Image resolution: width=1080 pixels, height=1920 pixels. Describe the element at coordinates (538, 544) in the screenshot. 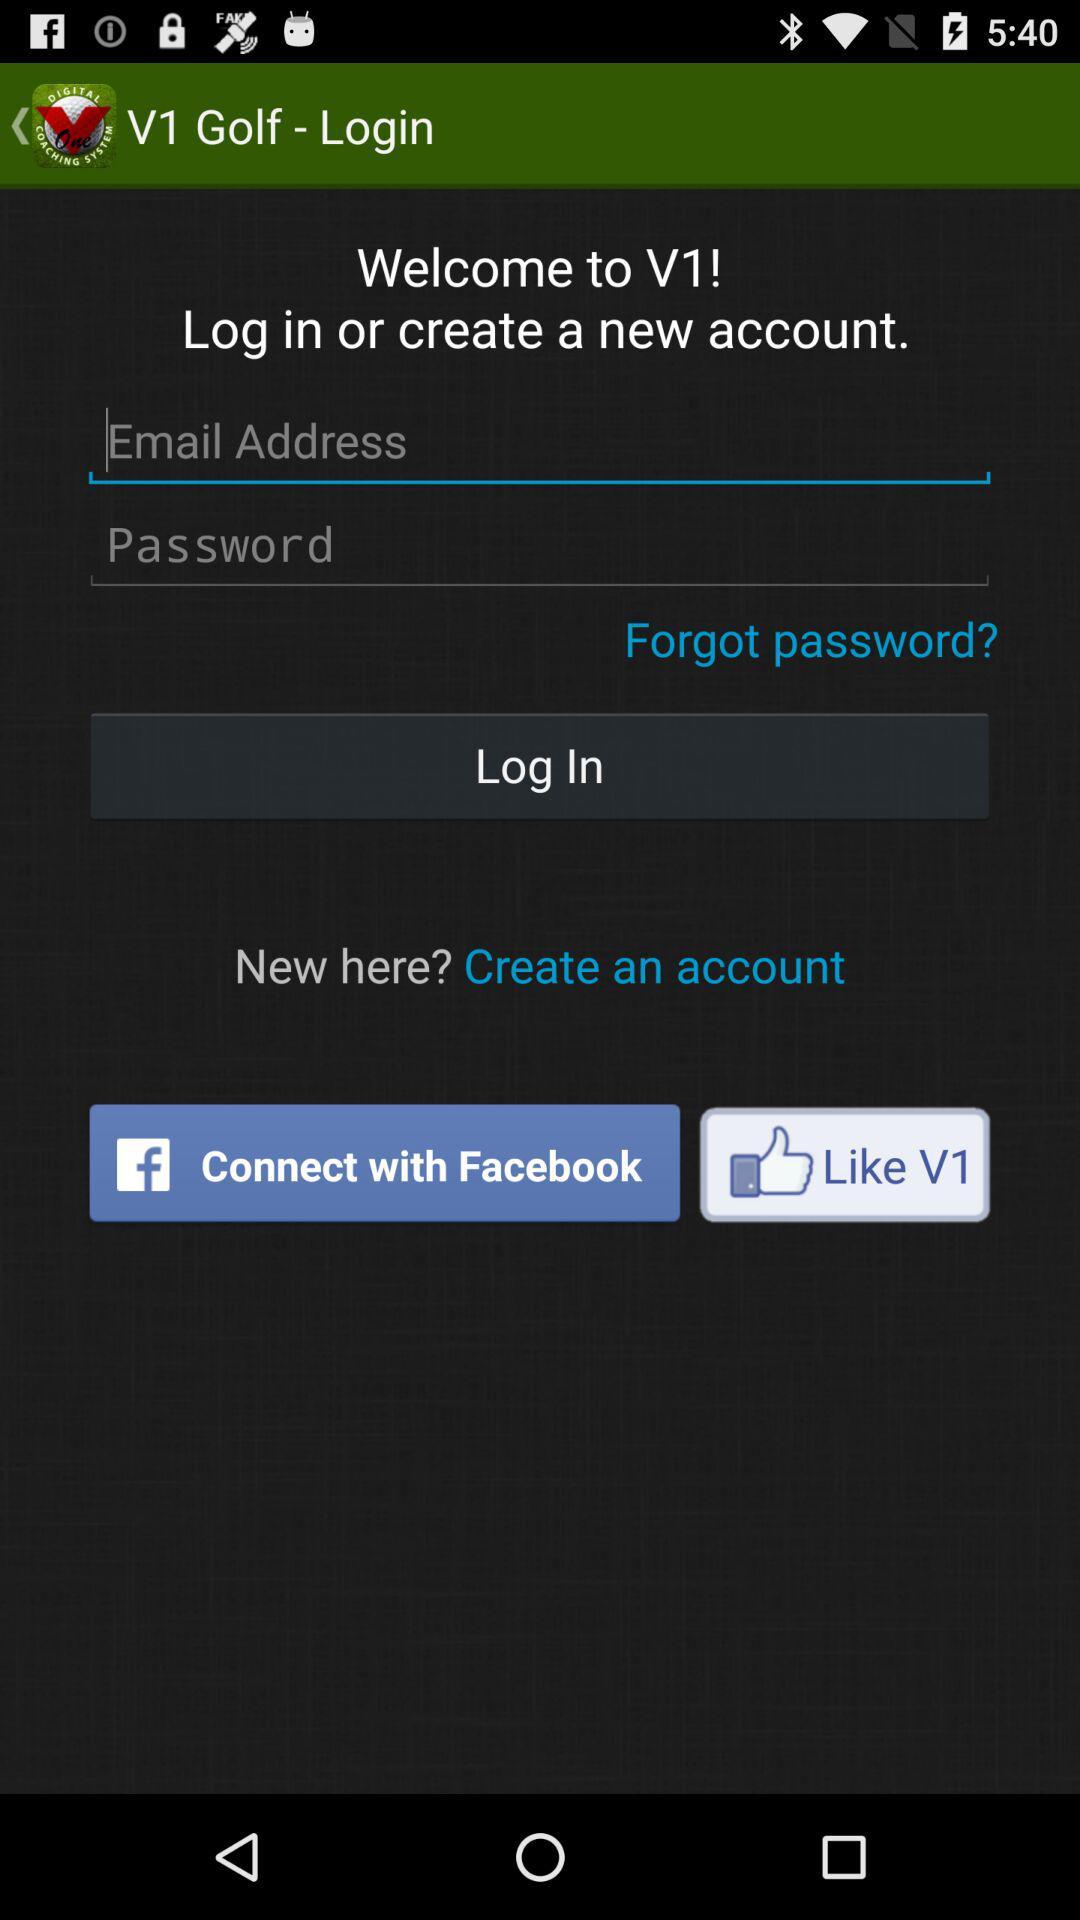

I see `text field` at that location.